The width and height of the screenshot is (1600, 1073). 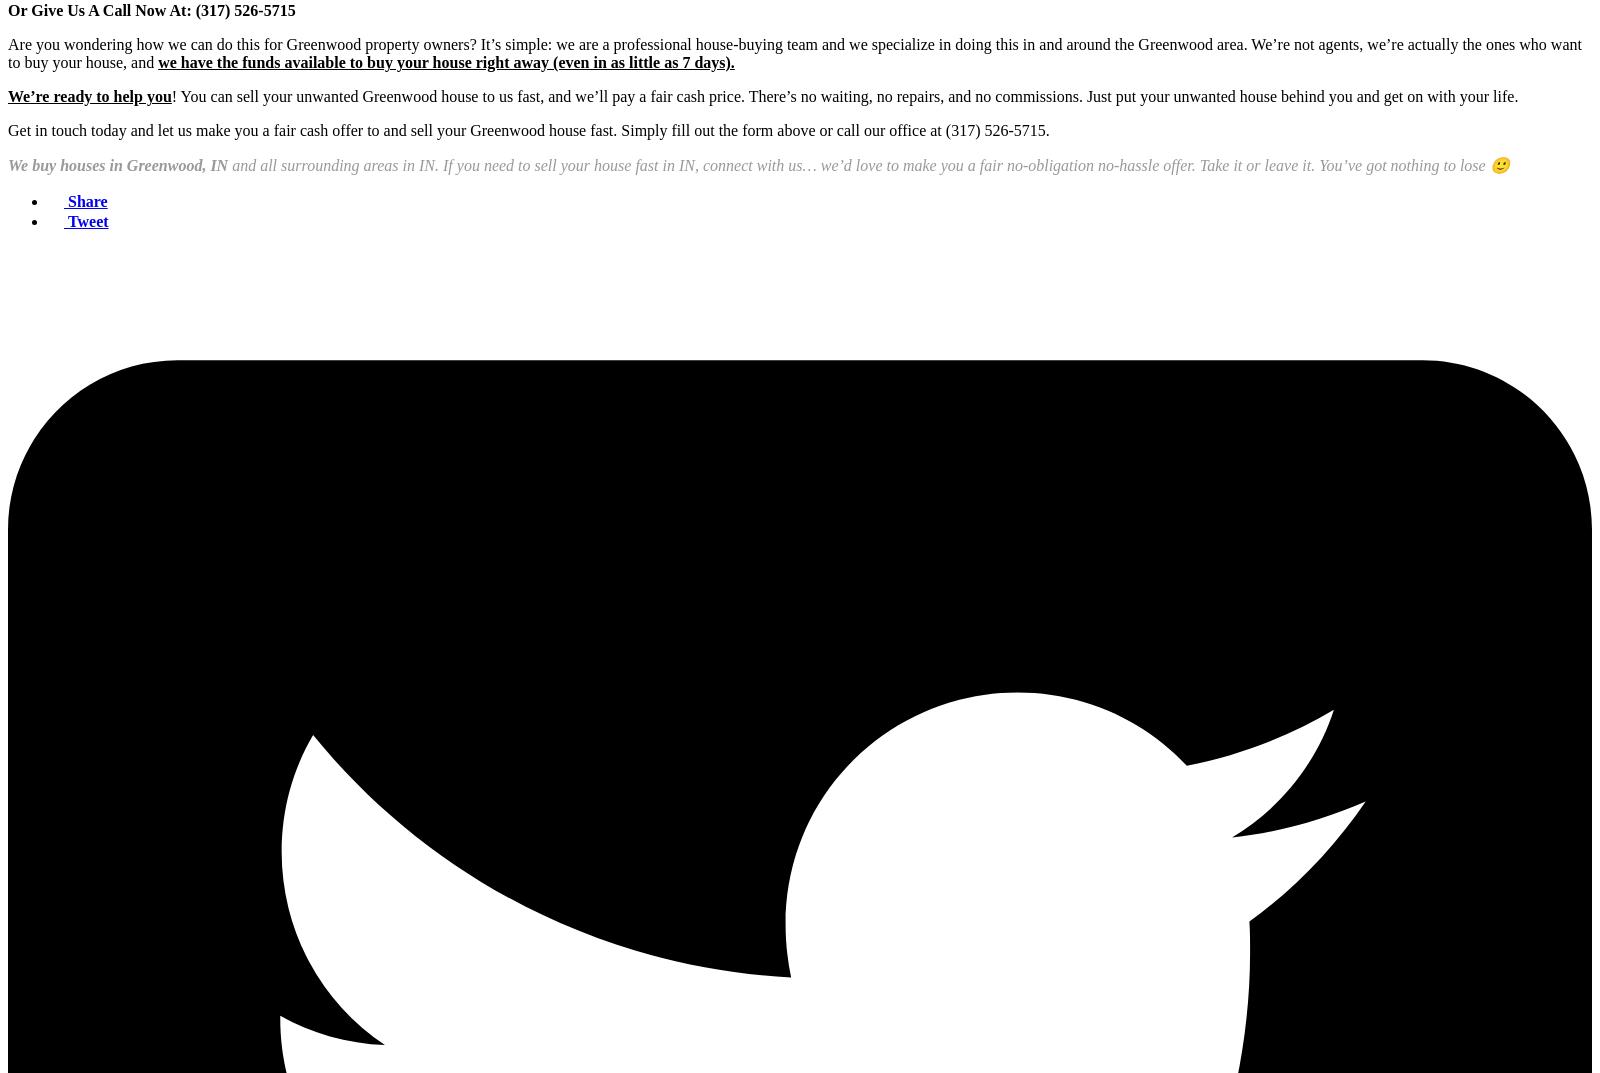 I want to click on 'We buy houses in Greenwood, IN', so click(x=116, y=164).